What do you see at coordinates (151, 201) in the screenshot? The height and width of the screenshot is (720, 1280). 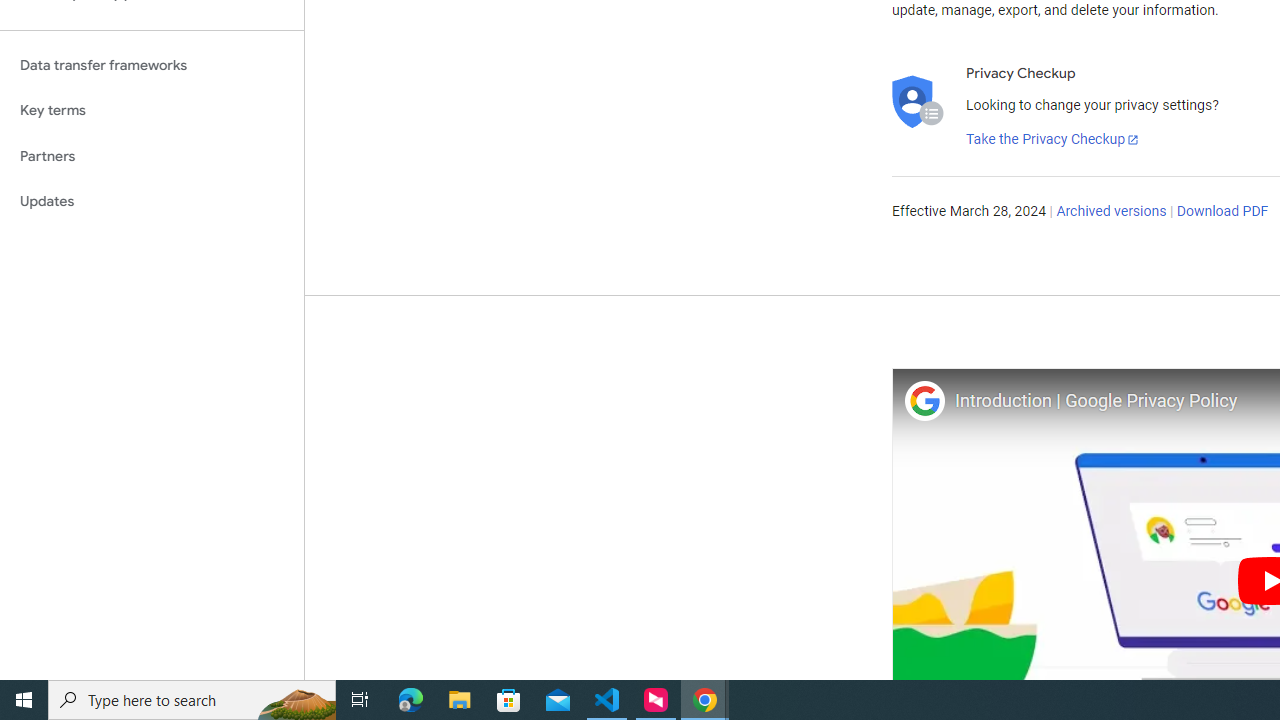 I see `'Updates'` at bounding box center [151, 201].